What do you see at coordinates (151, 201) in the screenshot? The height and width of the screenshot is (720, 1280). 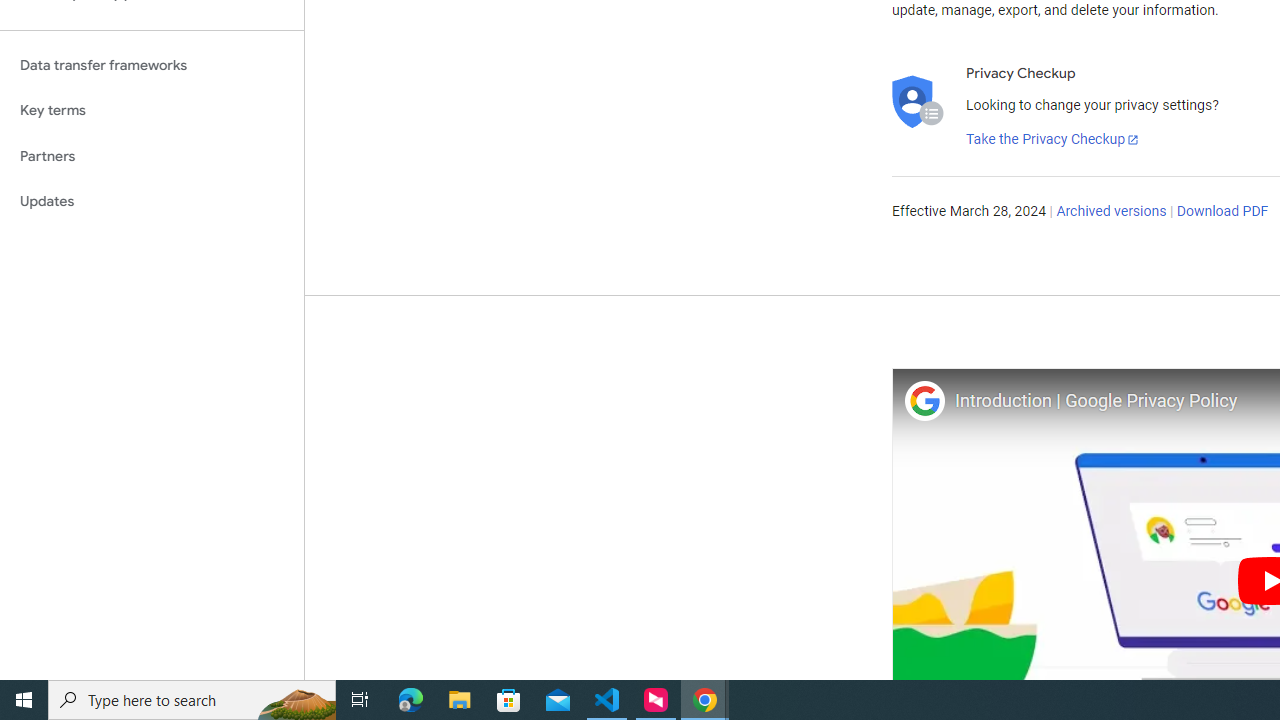 I see `'Updates'` at bounding box center [151, 201].